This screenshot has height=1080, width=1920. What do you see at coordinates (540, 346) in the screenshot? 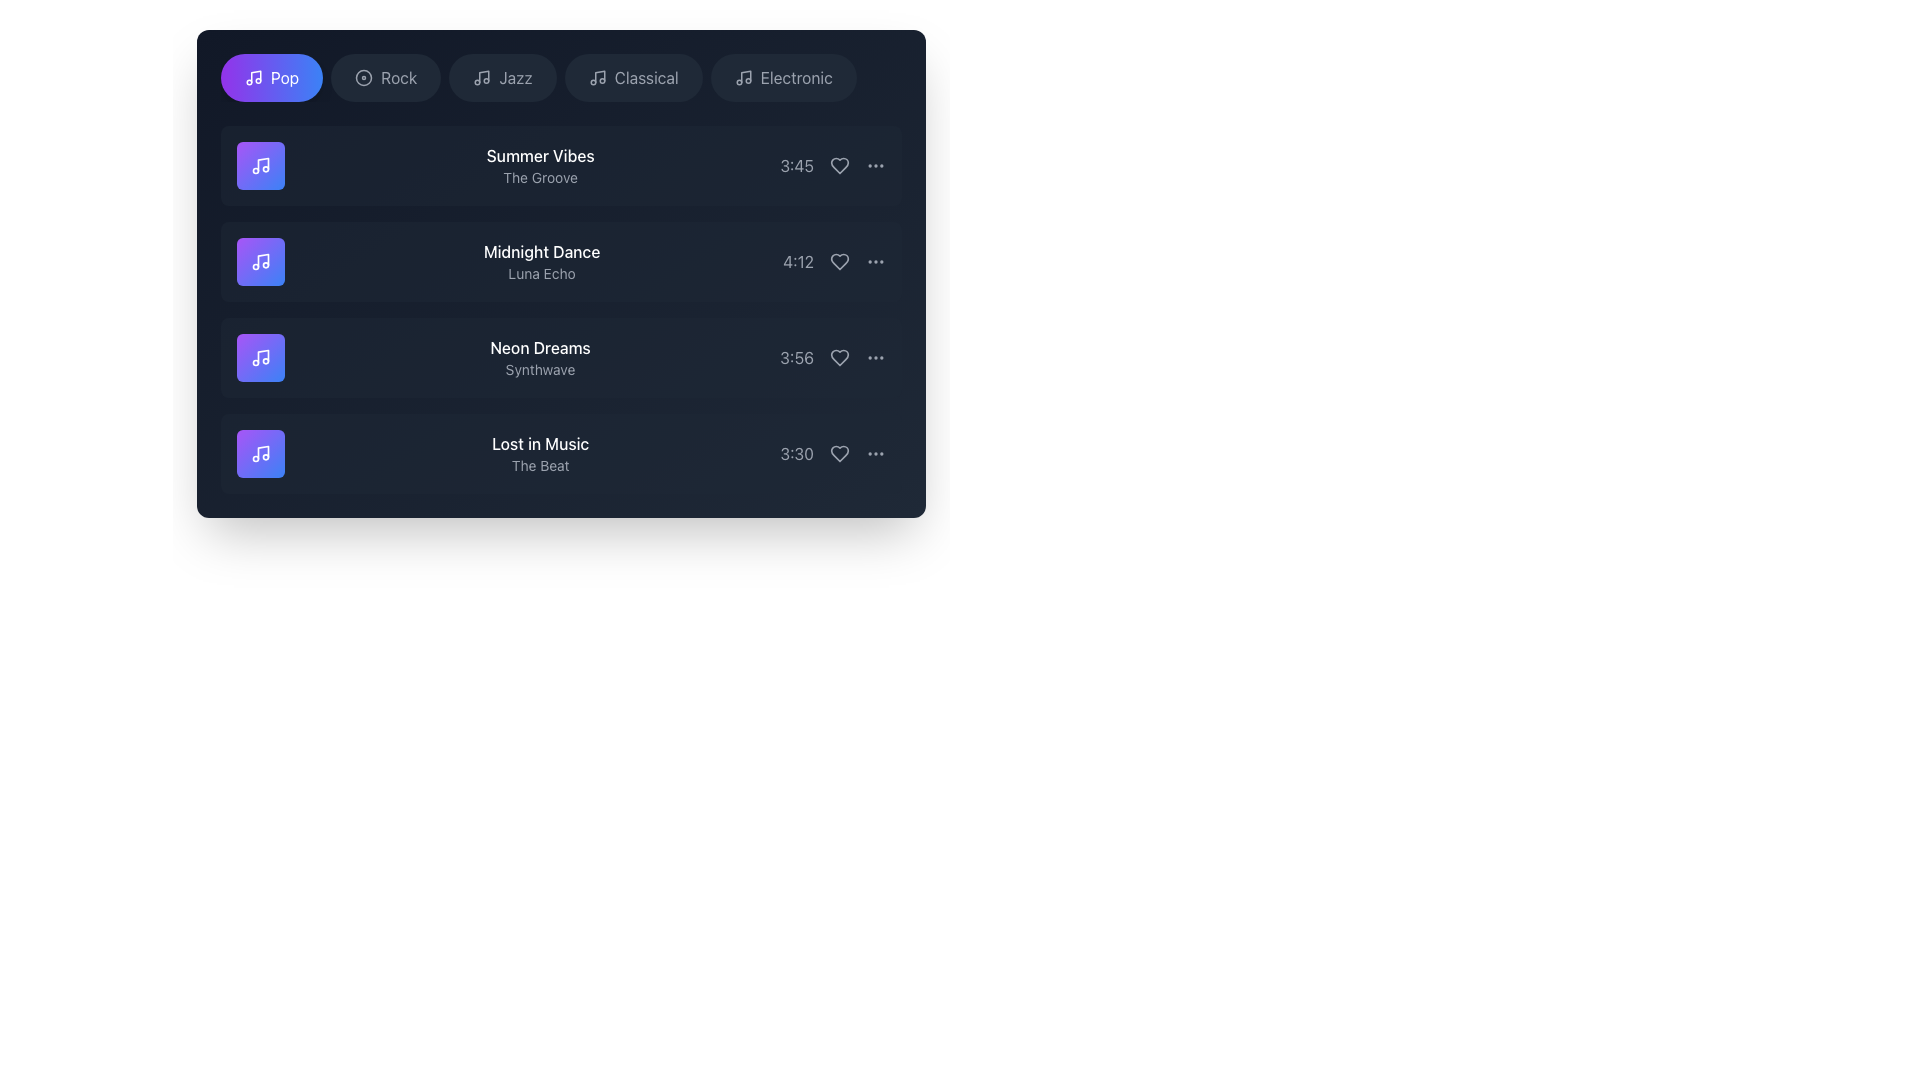
I see `the title text of the song 'Neon Dreams', which is the third item in the song list, positioned directly above the subtitle 'Synthwave'` at bounding box center [540, 346].